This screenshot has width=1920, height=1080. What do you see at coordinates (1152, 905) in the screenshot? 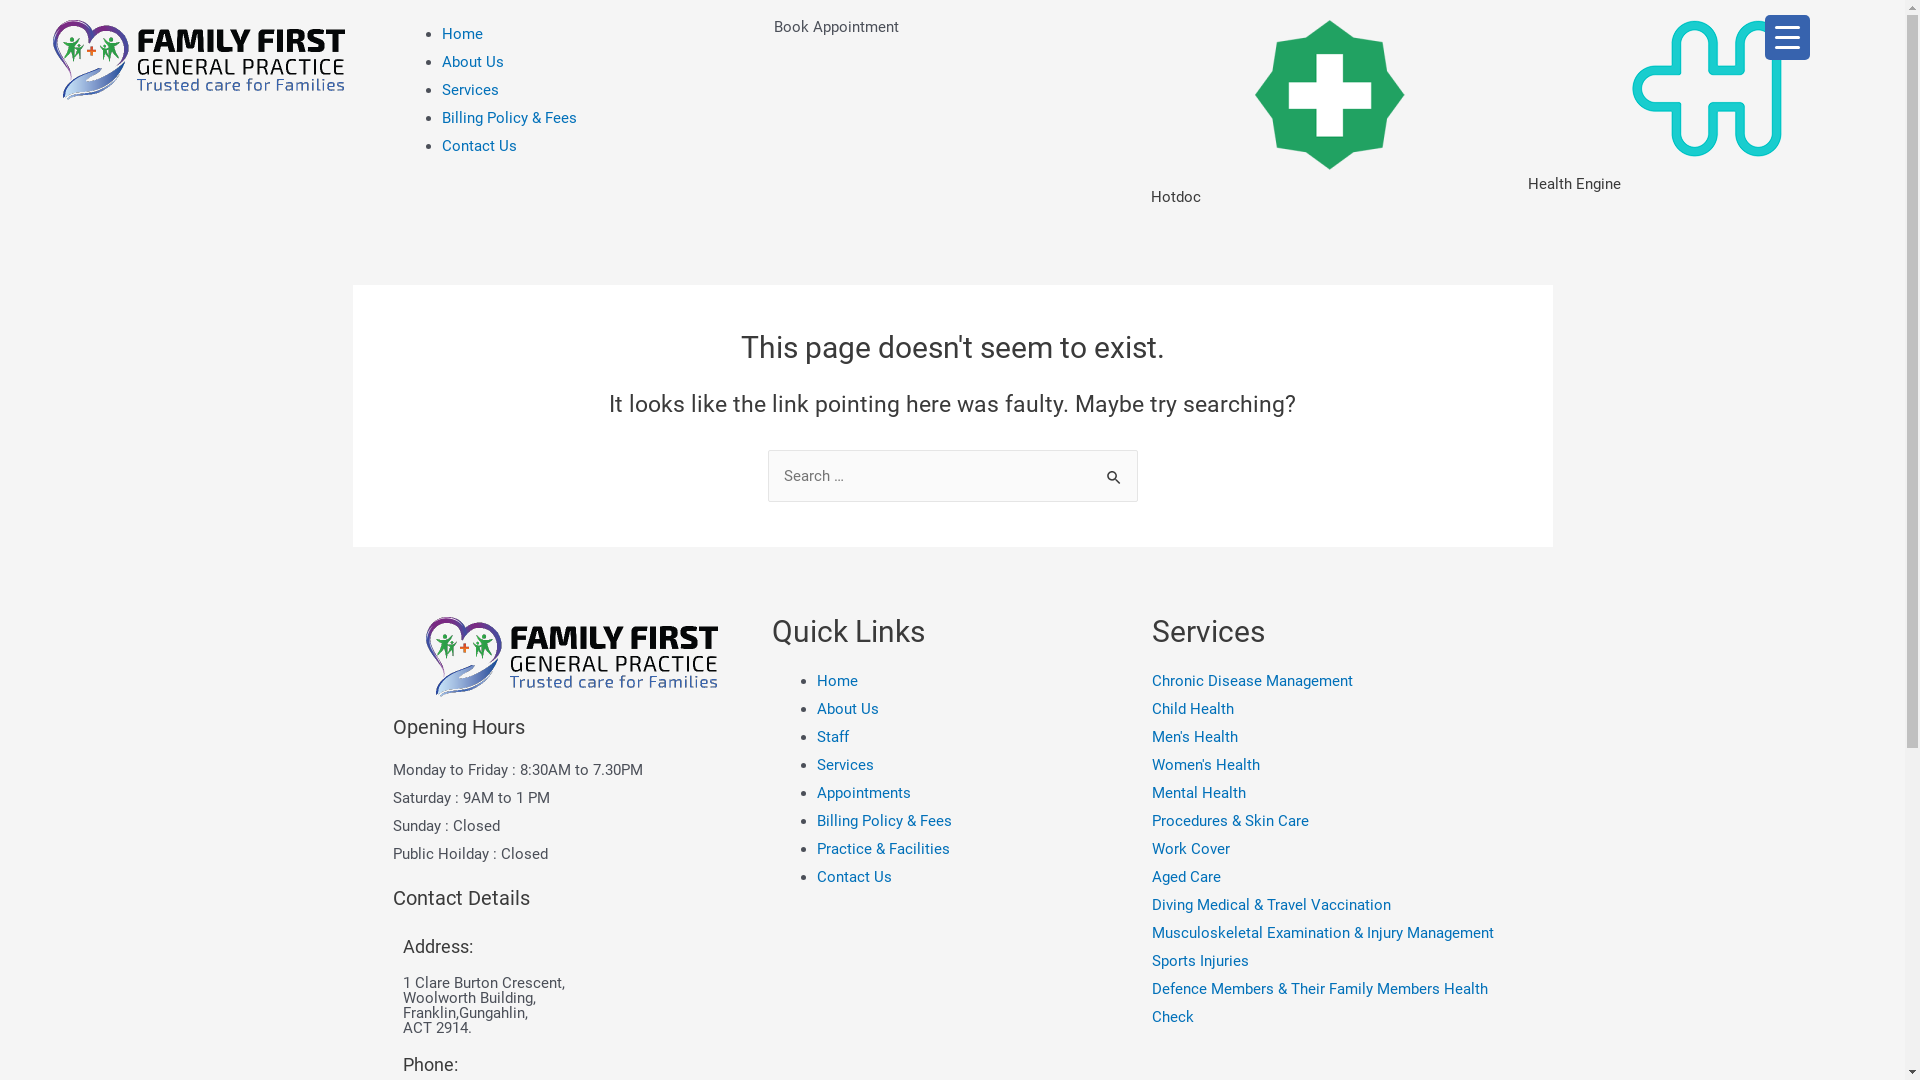
I see `'Diving Medical & Travel Vaccination'` at bounding box center [1152, 905].